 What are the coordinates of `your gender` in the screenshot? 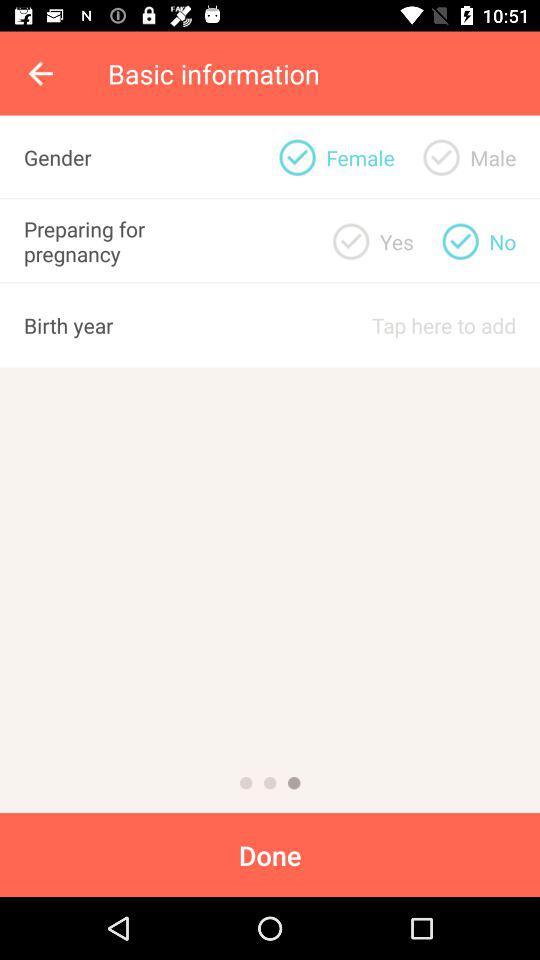 It's located at (441, 156).